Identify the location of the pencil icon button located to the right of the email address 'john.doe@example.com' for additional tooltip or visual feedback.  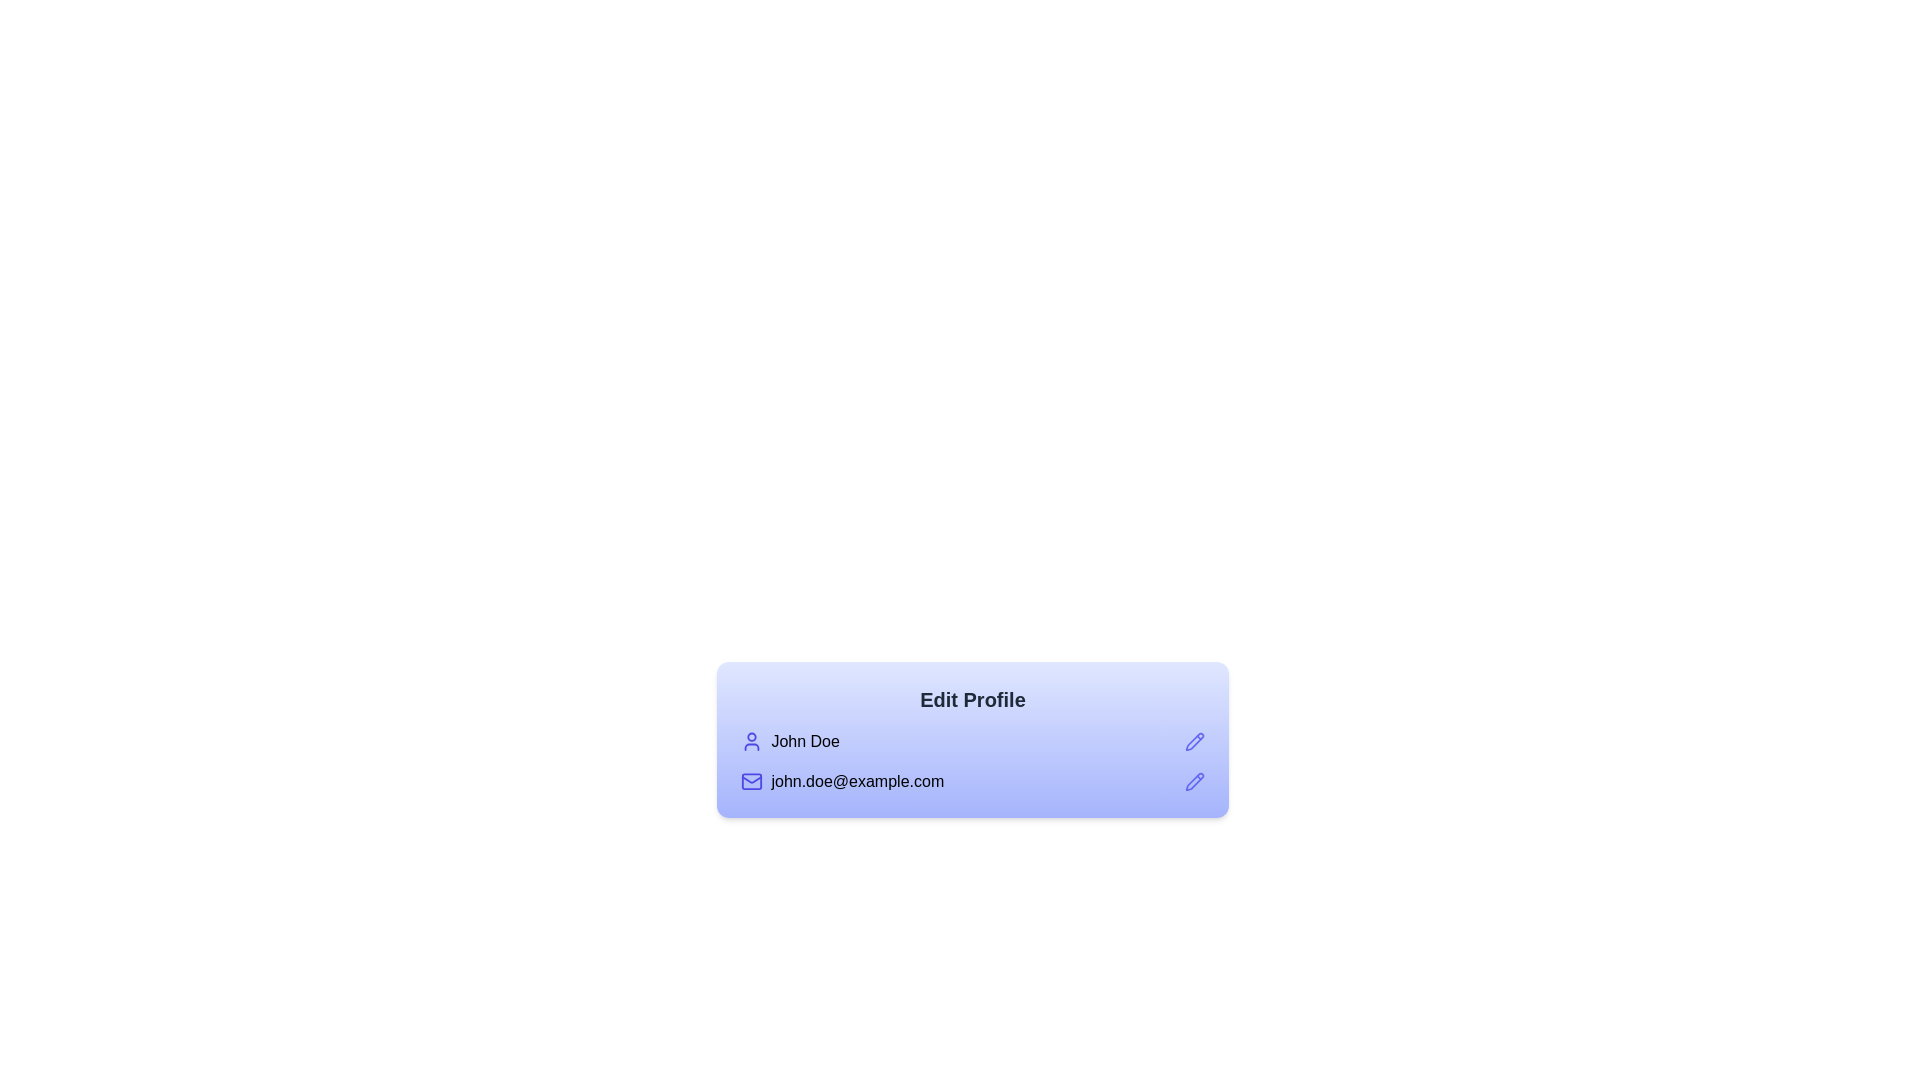
(1195, 781).